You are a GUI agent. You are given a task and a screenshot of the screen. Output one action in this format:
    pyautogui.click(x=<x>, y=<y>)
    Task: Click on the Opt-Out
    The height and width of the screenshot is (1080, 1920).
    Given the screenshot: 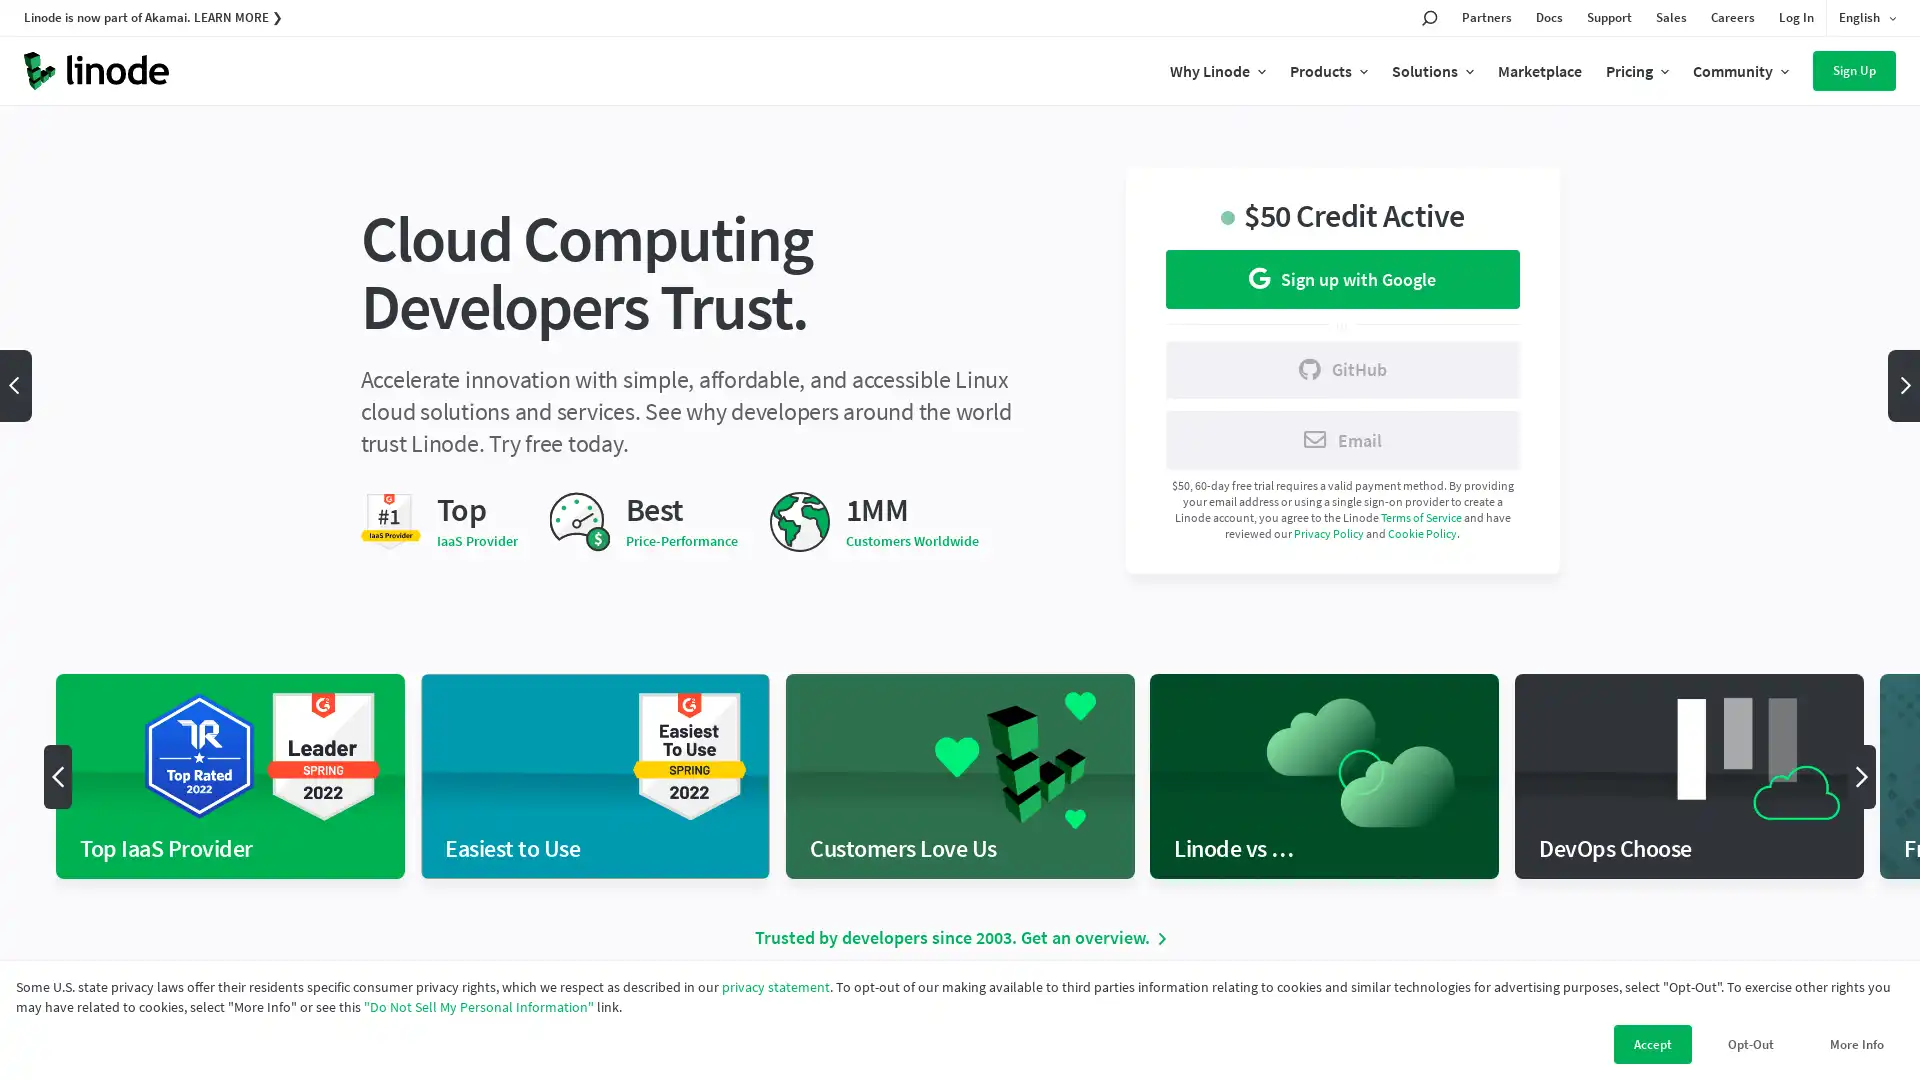 What is the action you would take?
    pyautogui.click(x=1750, y=1043)
    